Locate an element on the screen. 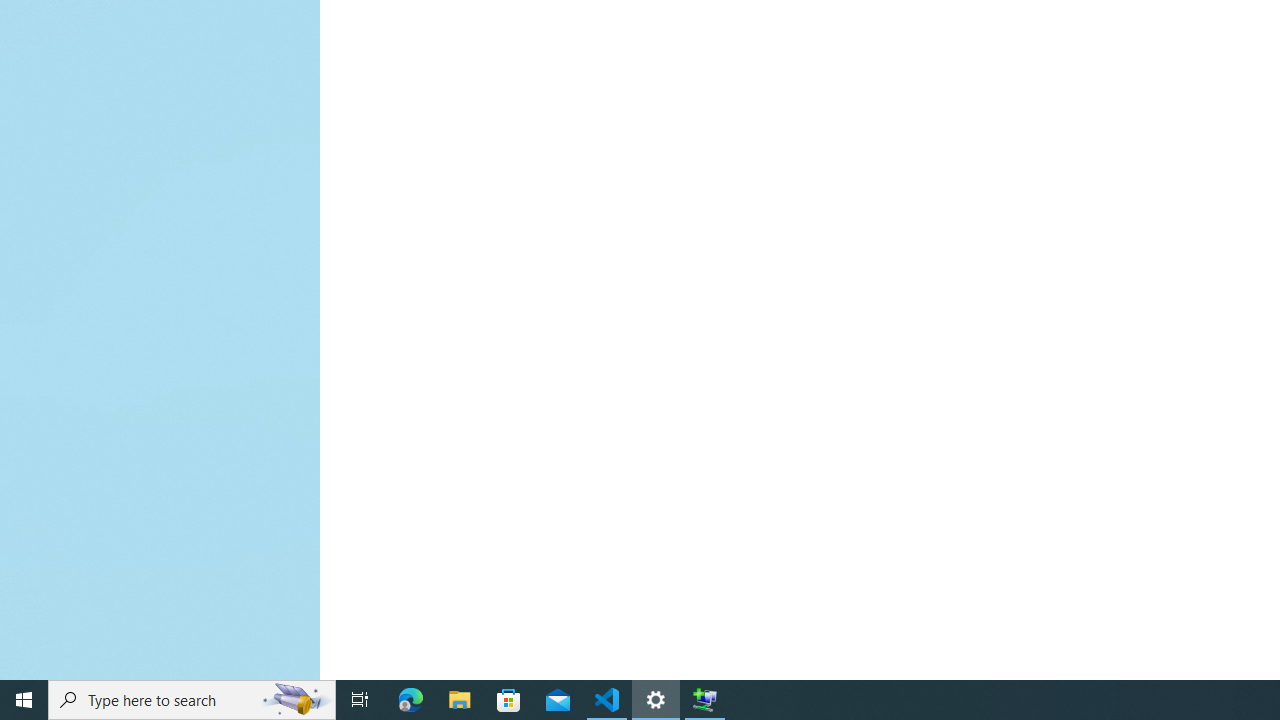 The height and width of the screenshot is (720, 1280). 'Search highlights icon opens search home window' is located at coordinates (294, 698).